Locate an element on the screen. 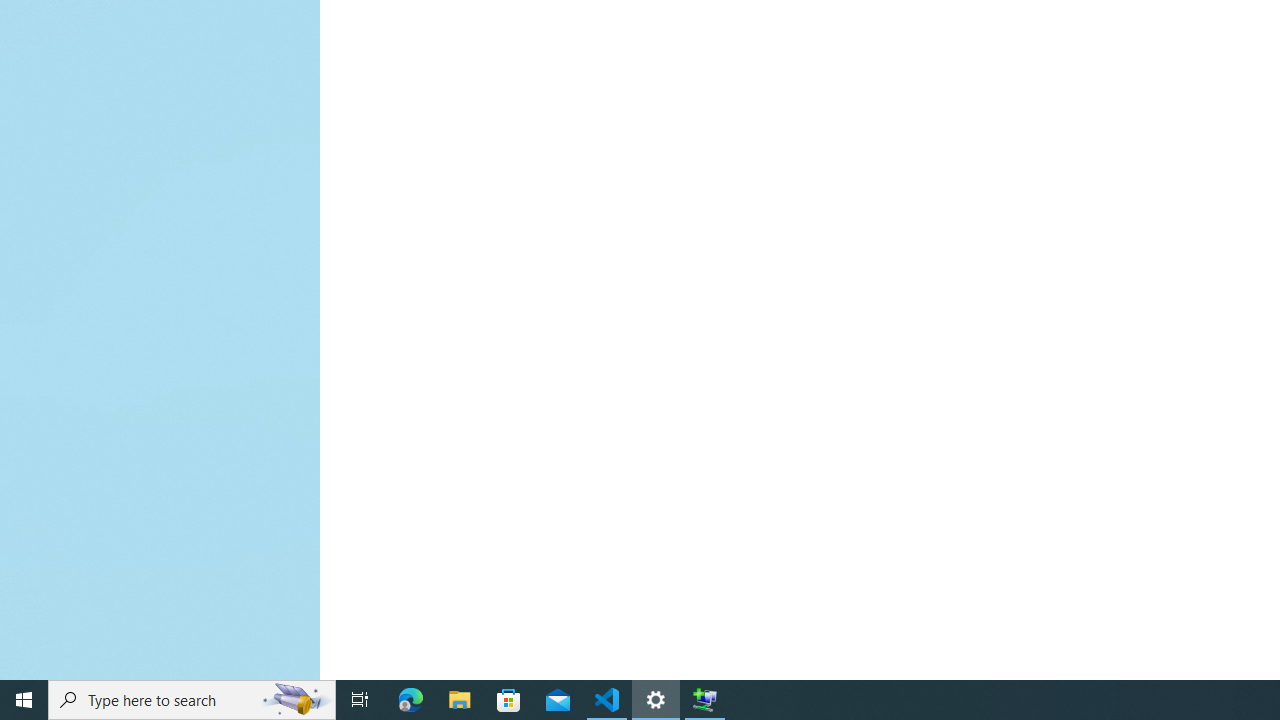 The height and width of the screenshot is (720, 1280). 'Search highlights icon opens search home window' is located at coordinates (294, 698).